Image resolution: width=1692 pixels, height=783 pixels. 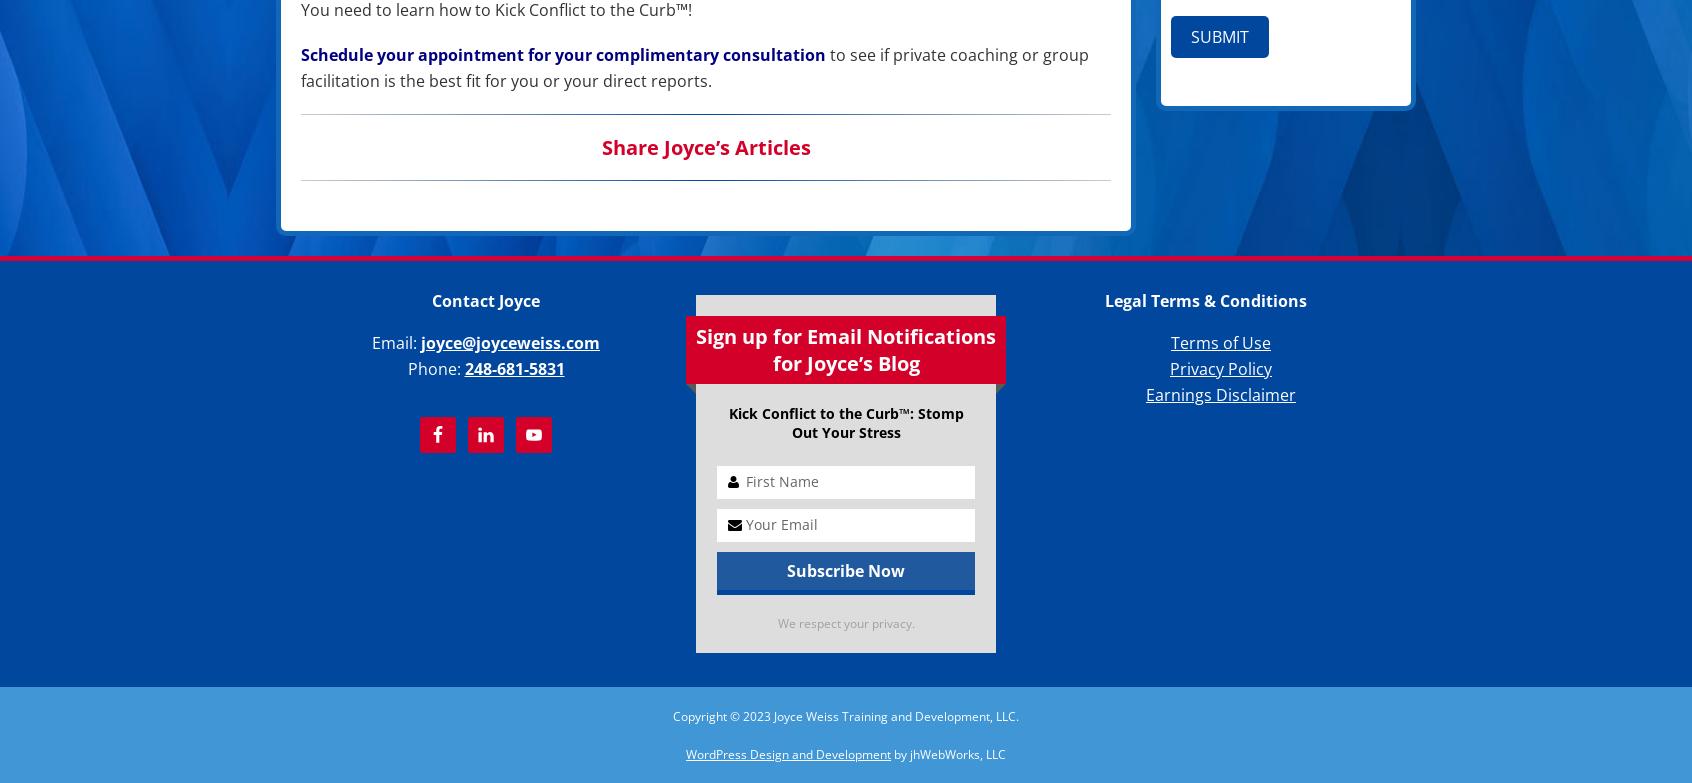 What do you see at coordinates (514, 369) in the screenshot?
I see `'248-681-5831'` at bounding box center [514, 369].